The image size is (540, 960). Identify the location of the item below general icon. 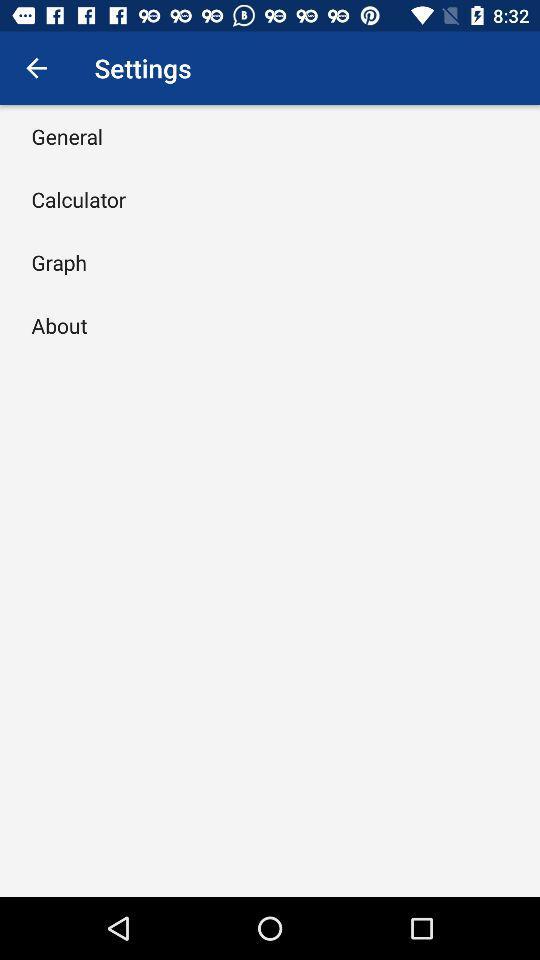
(77, 199).